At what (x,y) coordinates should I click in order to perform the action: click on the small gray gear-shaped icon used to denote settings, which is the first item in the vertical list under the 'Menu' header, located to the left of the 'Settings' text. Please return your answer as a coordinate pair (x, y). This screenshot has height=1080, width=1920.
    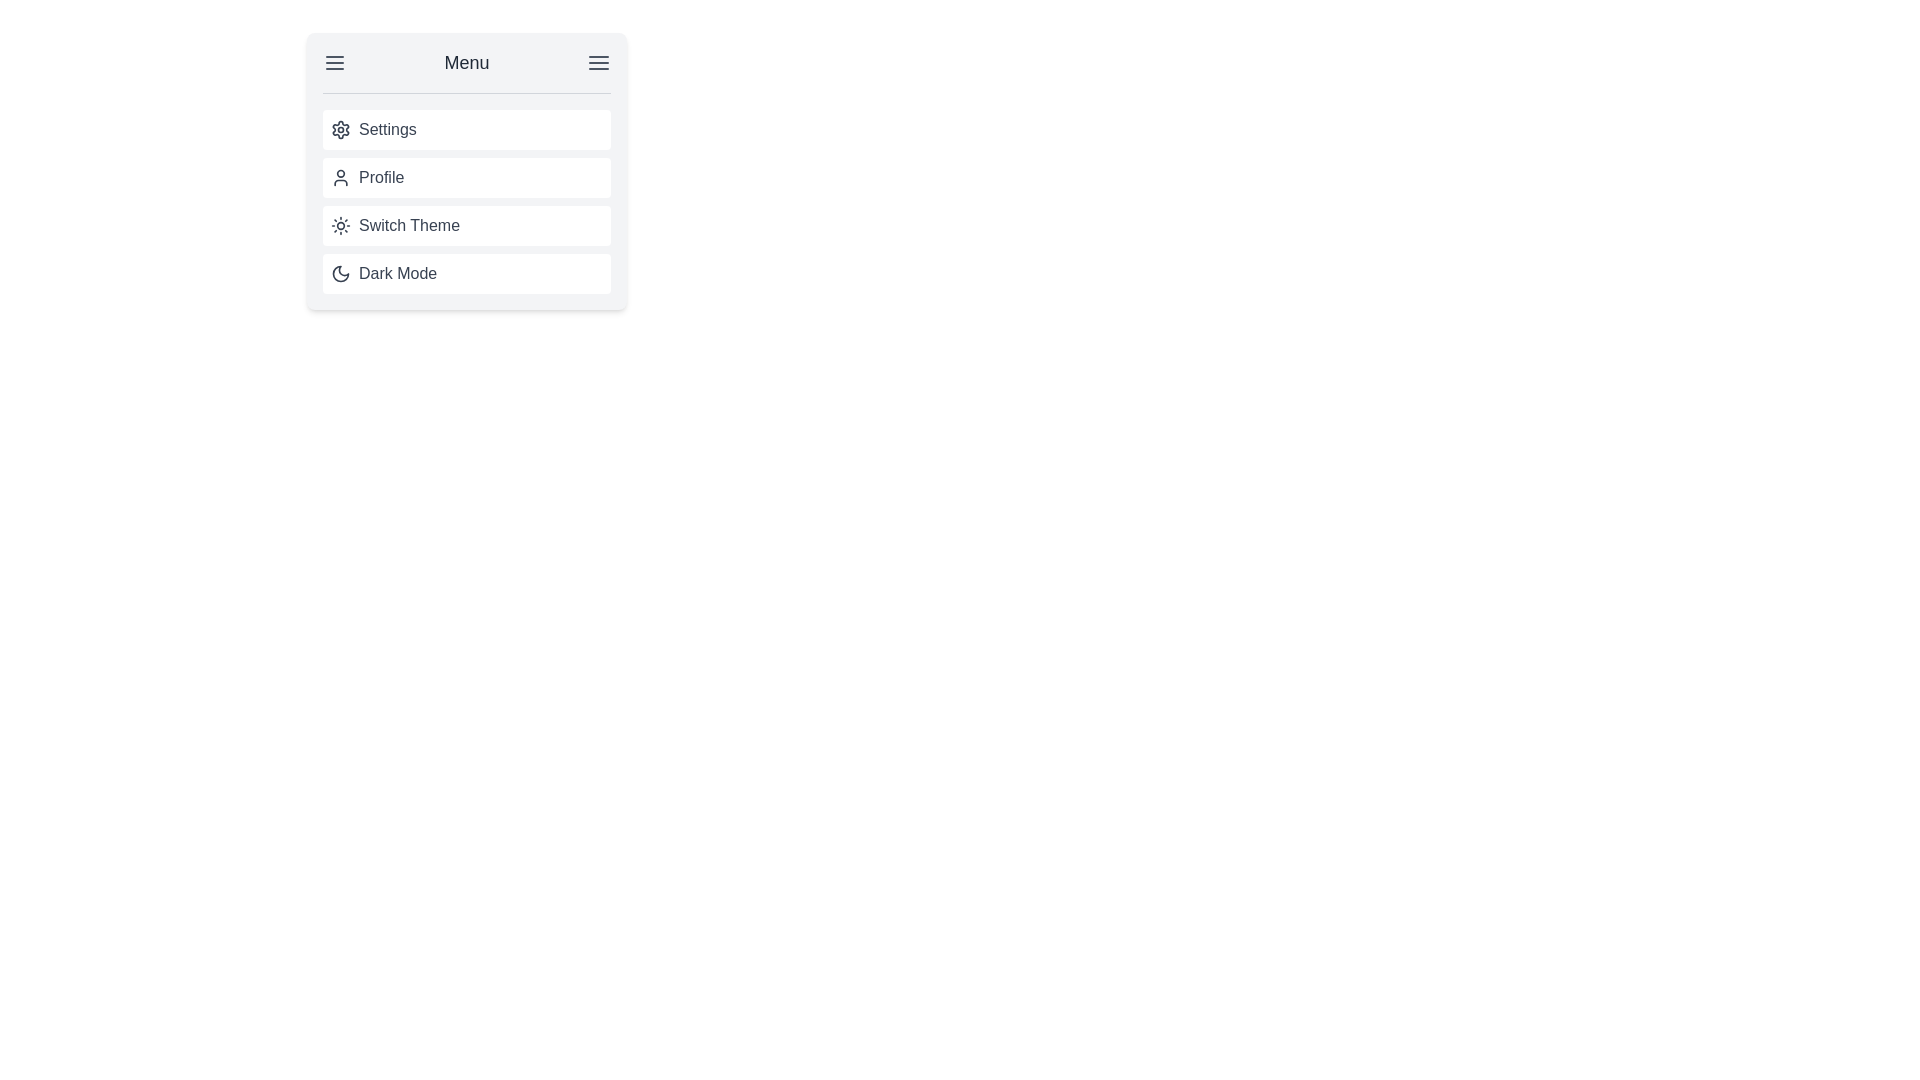
    Looking at the image, I should click on (340, 130).